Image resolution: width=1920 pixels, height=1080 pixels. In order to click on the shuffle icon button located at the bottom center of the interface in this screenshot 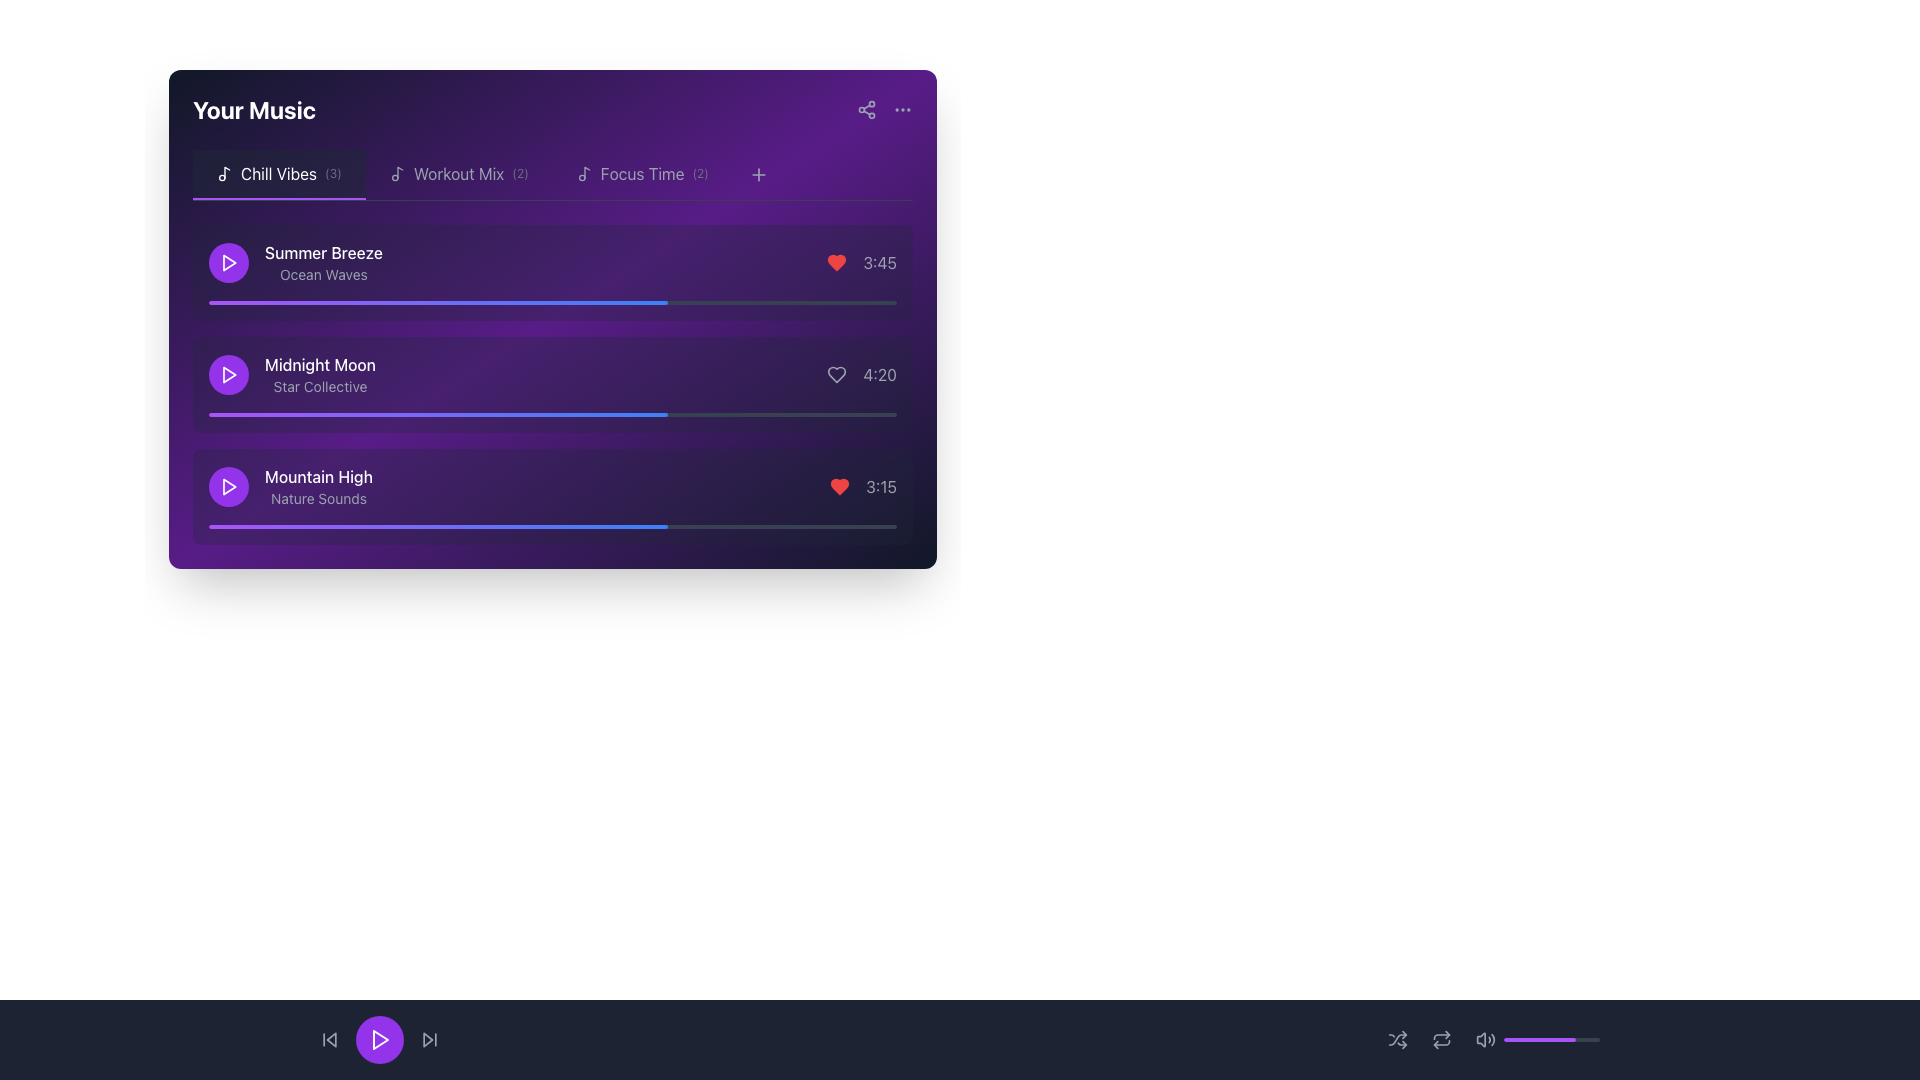, I will do `click(1396, 1039)`.